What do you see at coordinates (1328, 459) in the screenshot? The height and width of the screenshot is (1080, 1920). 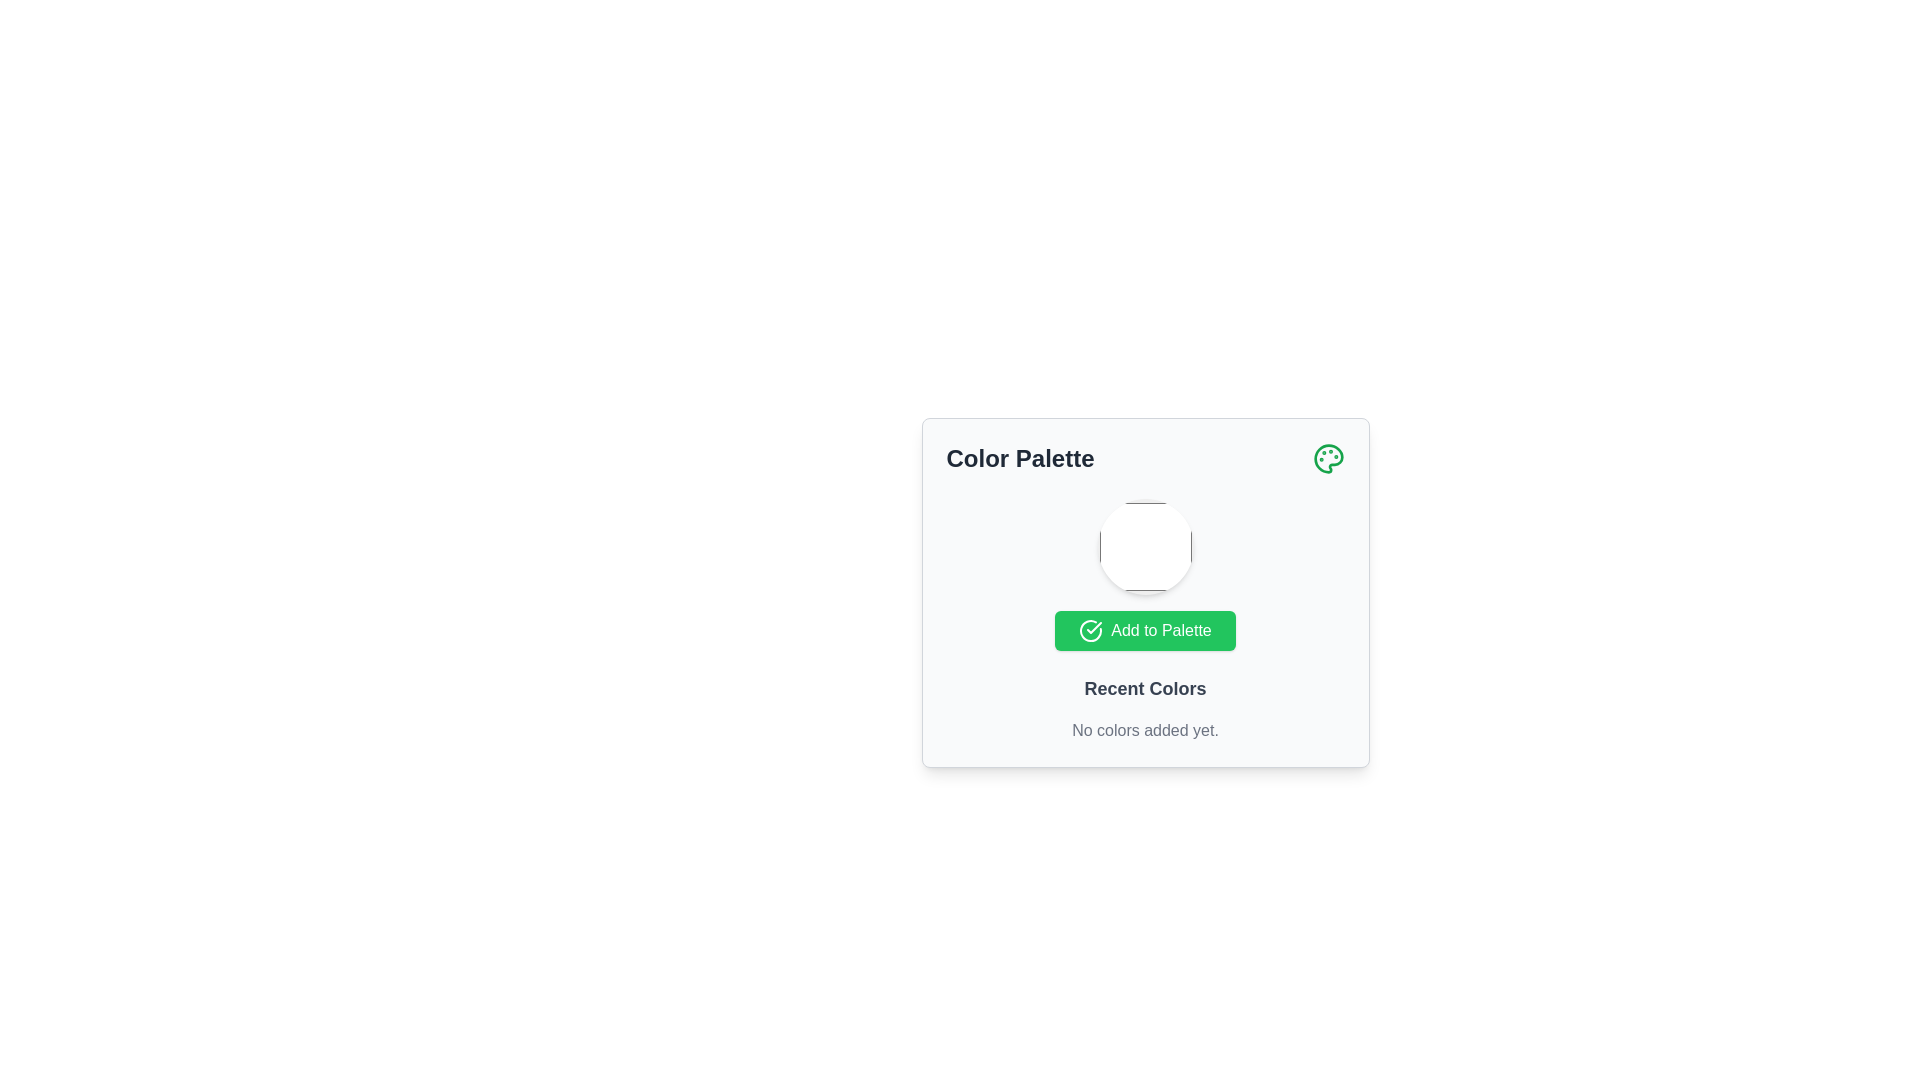 I see `the Decorative Icon Element representing a palette in the top-right corner of the 'Color Palette' section` at bounding box center [1328, 459].